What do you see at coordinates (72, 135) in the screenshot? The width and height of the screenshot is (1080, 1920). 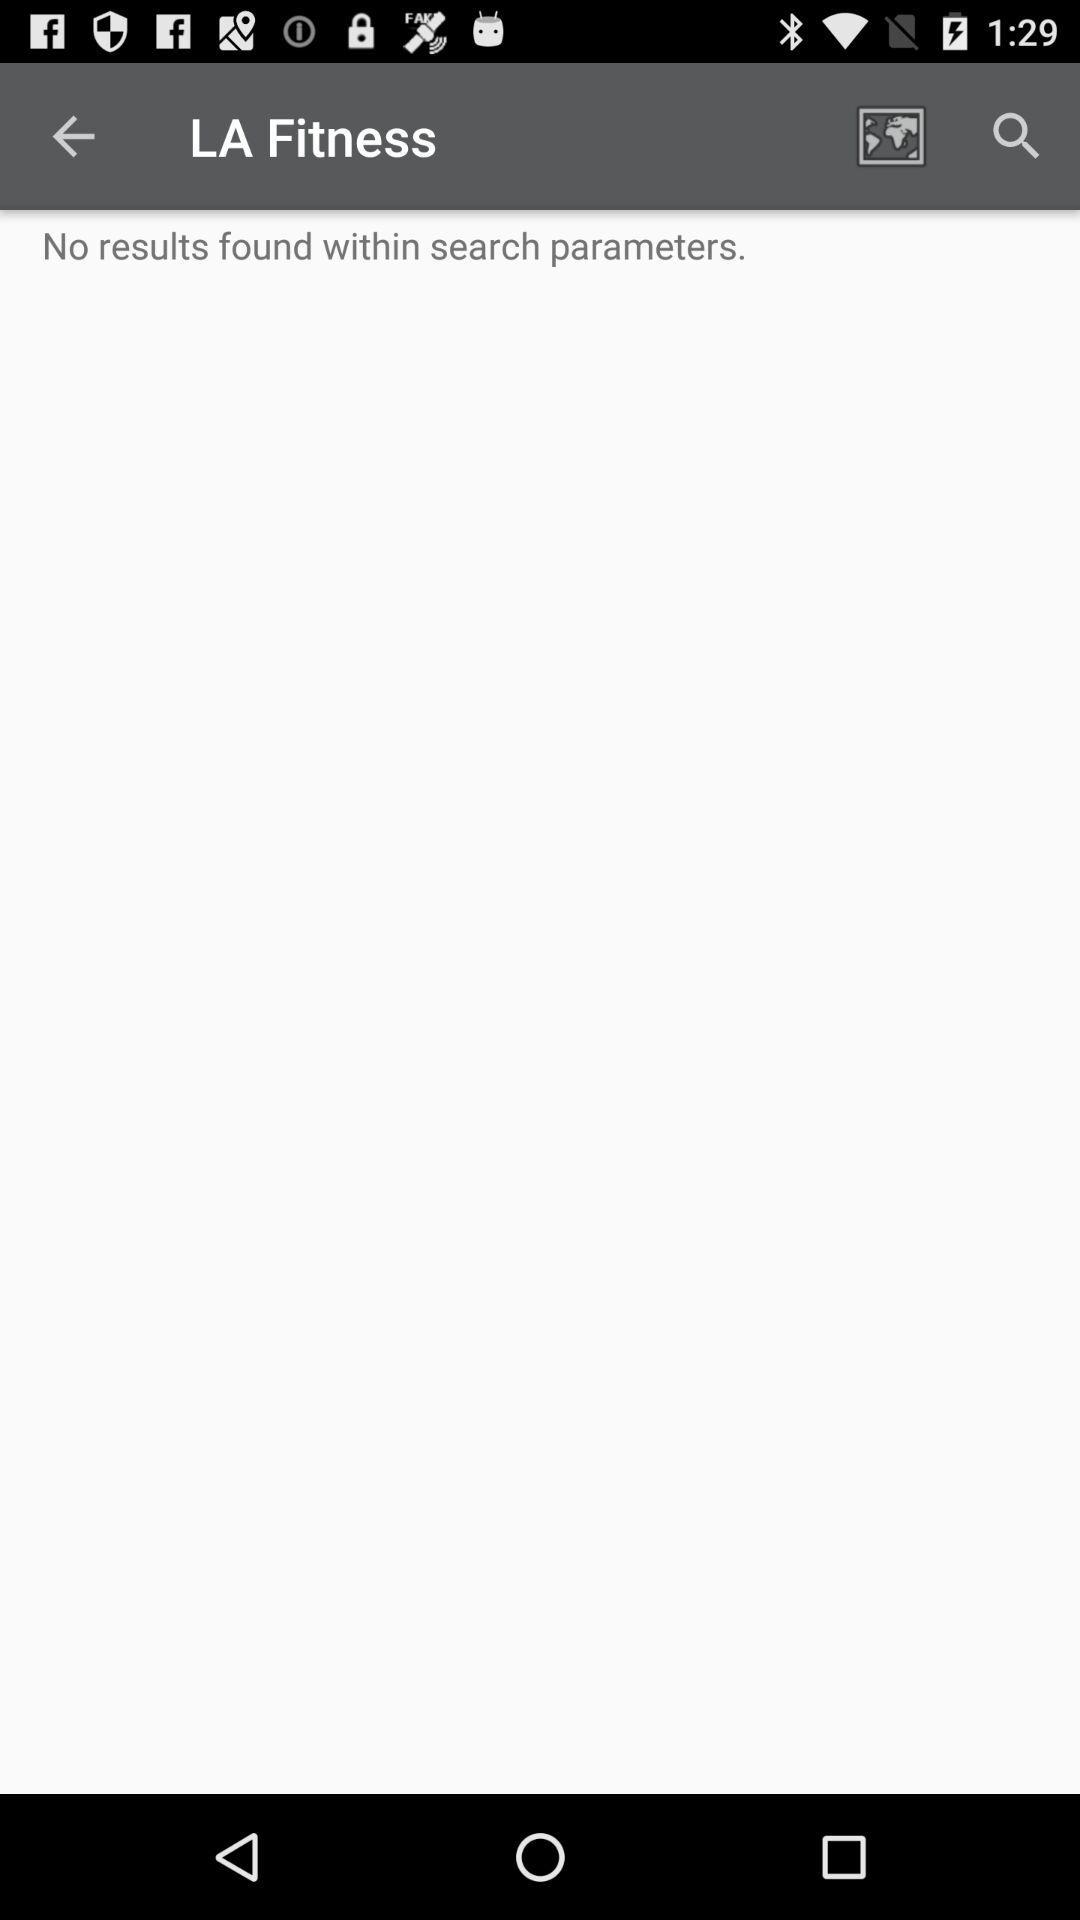 I see `icon next to la fitness` at bounding box center [72, 135].